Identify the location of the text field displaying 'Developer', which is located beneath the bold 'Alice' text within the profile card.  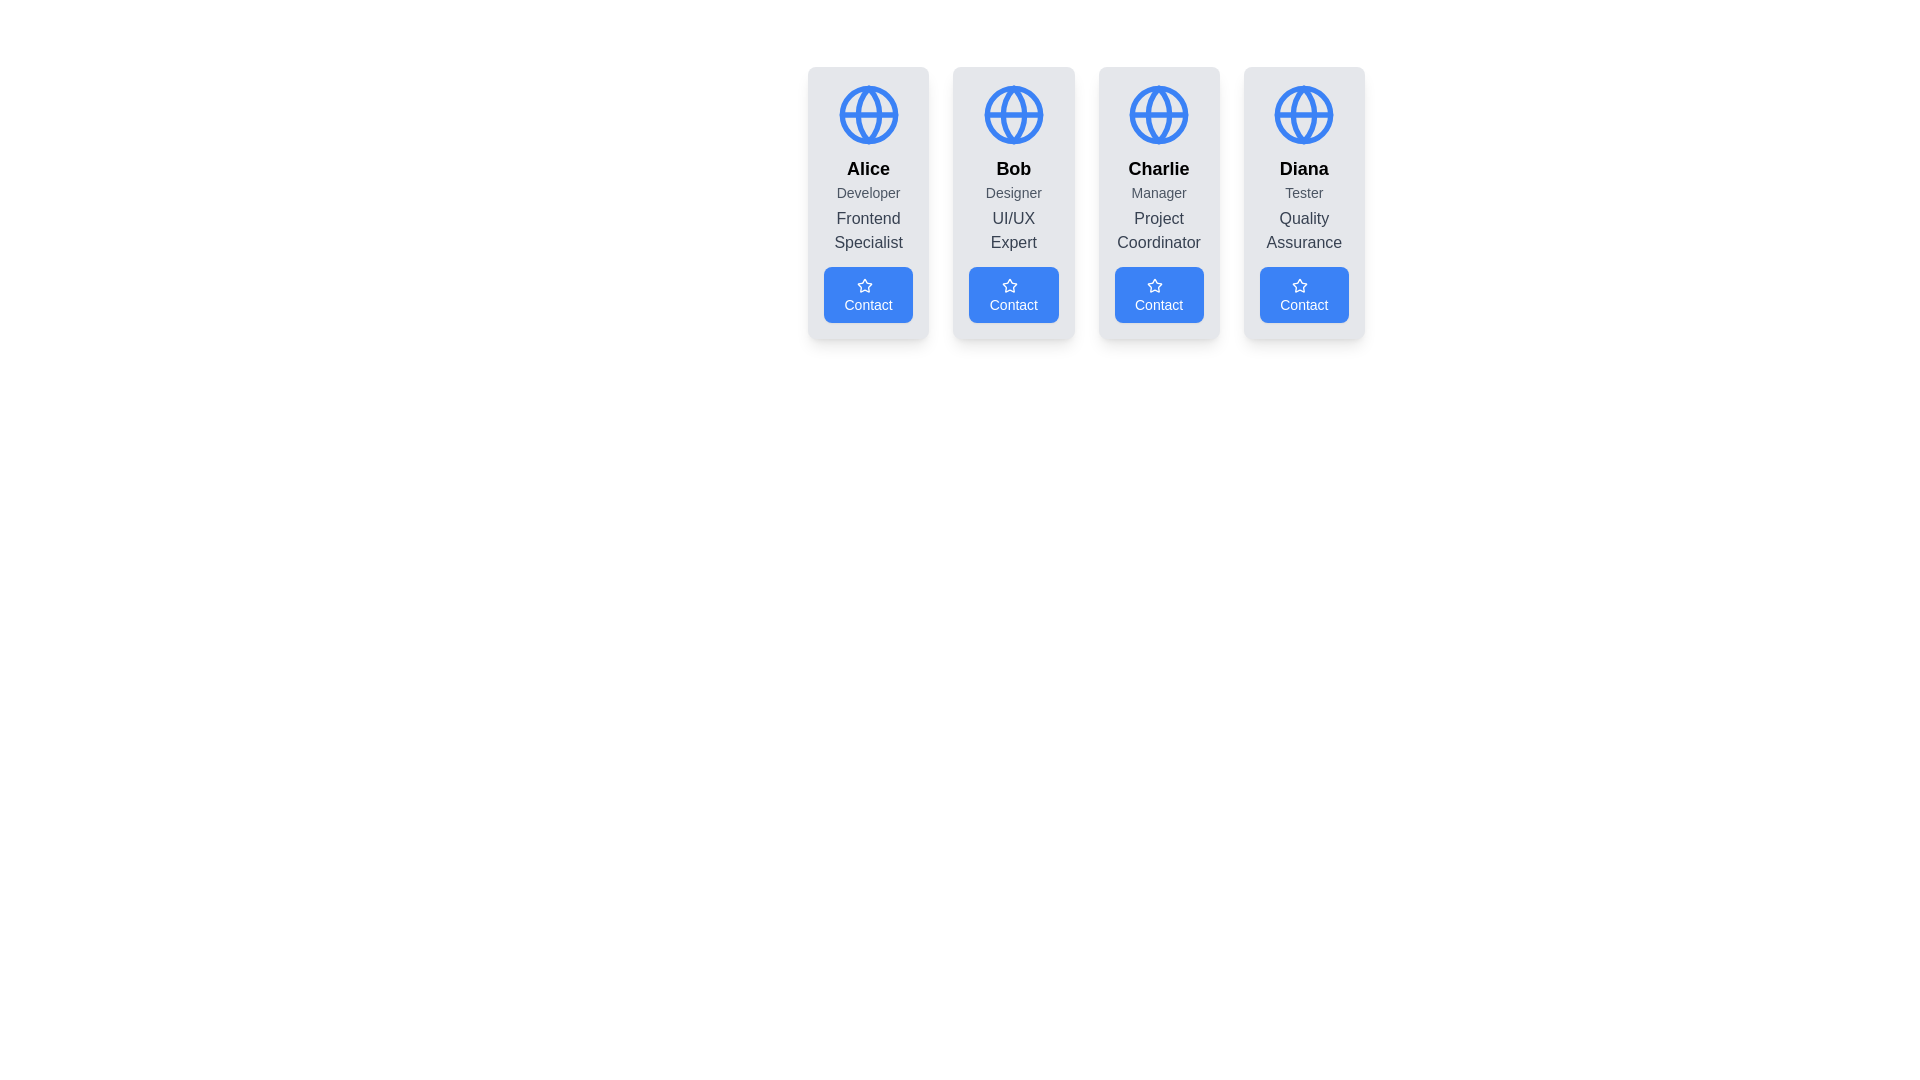
(868, 192).